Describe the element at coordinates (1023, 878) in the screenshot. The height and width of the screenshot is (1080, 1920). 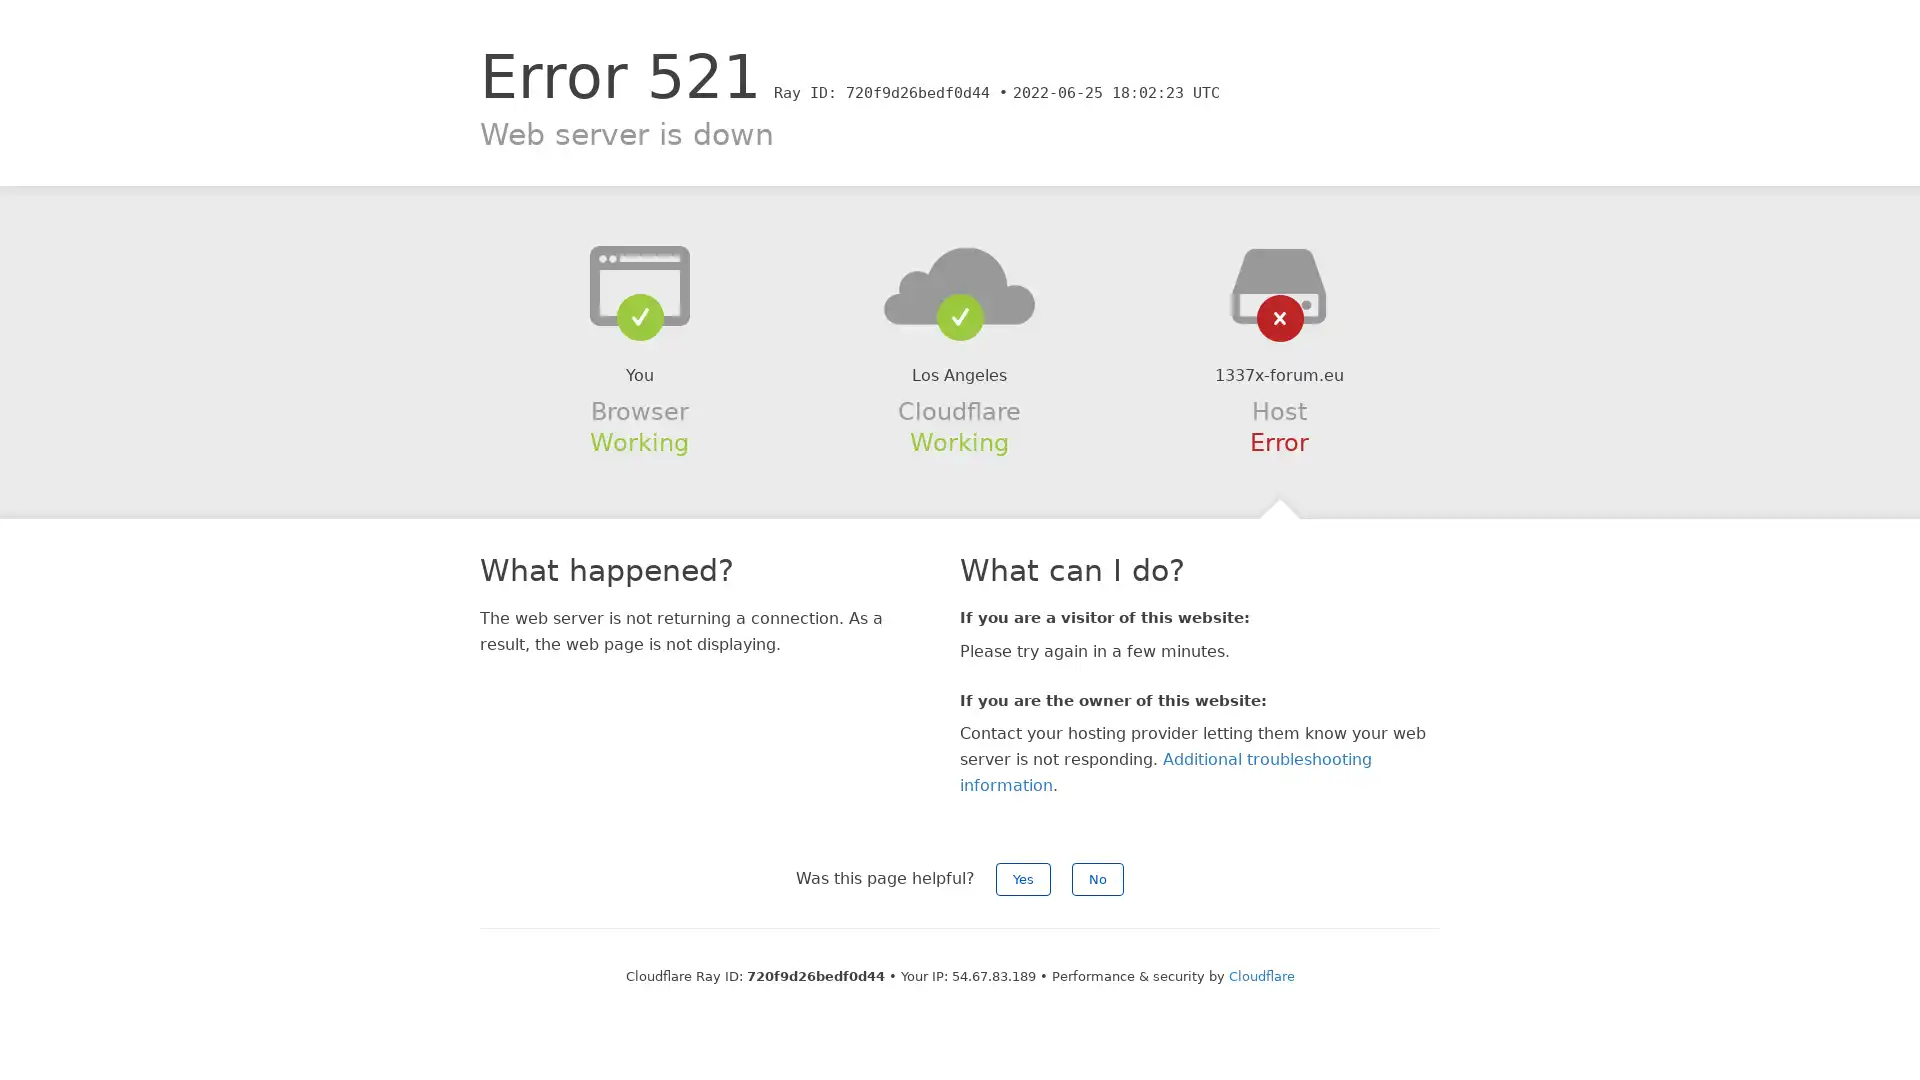
I see `Yes` at that location.